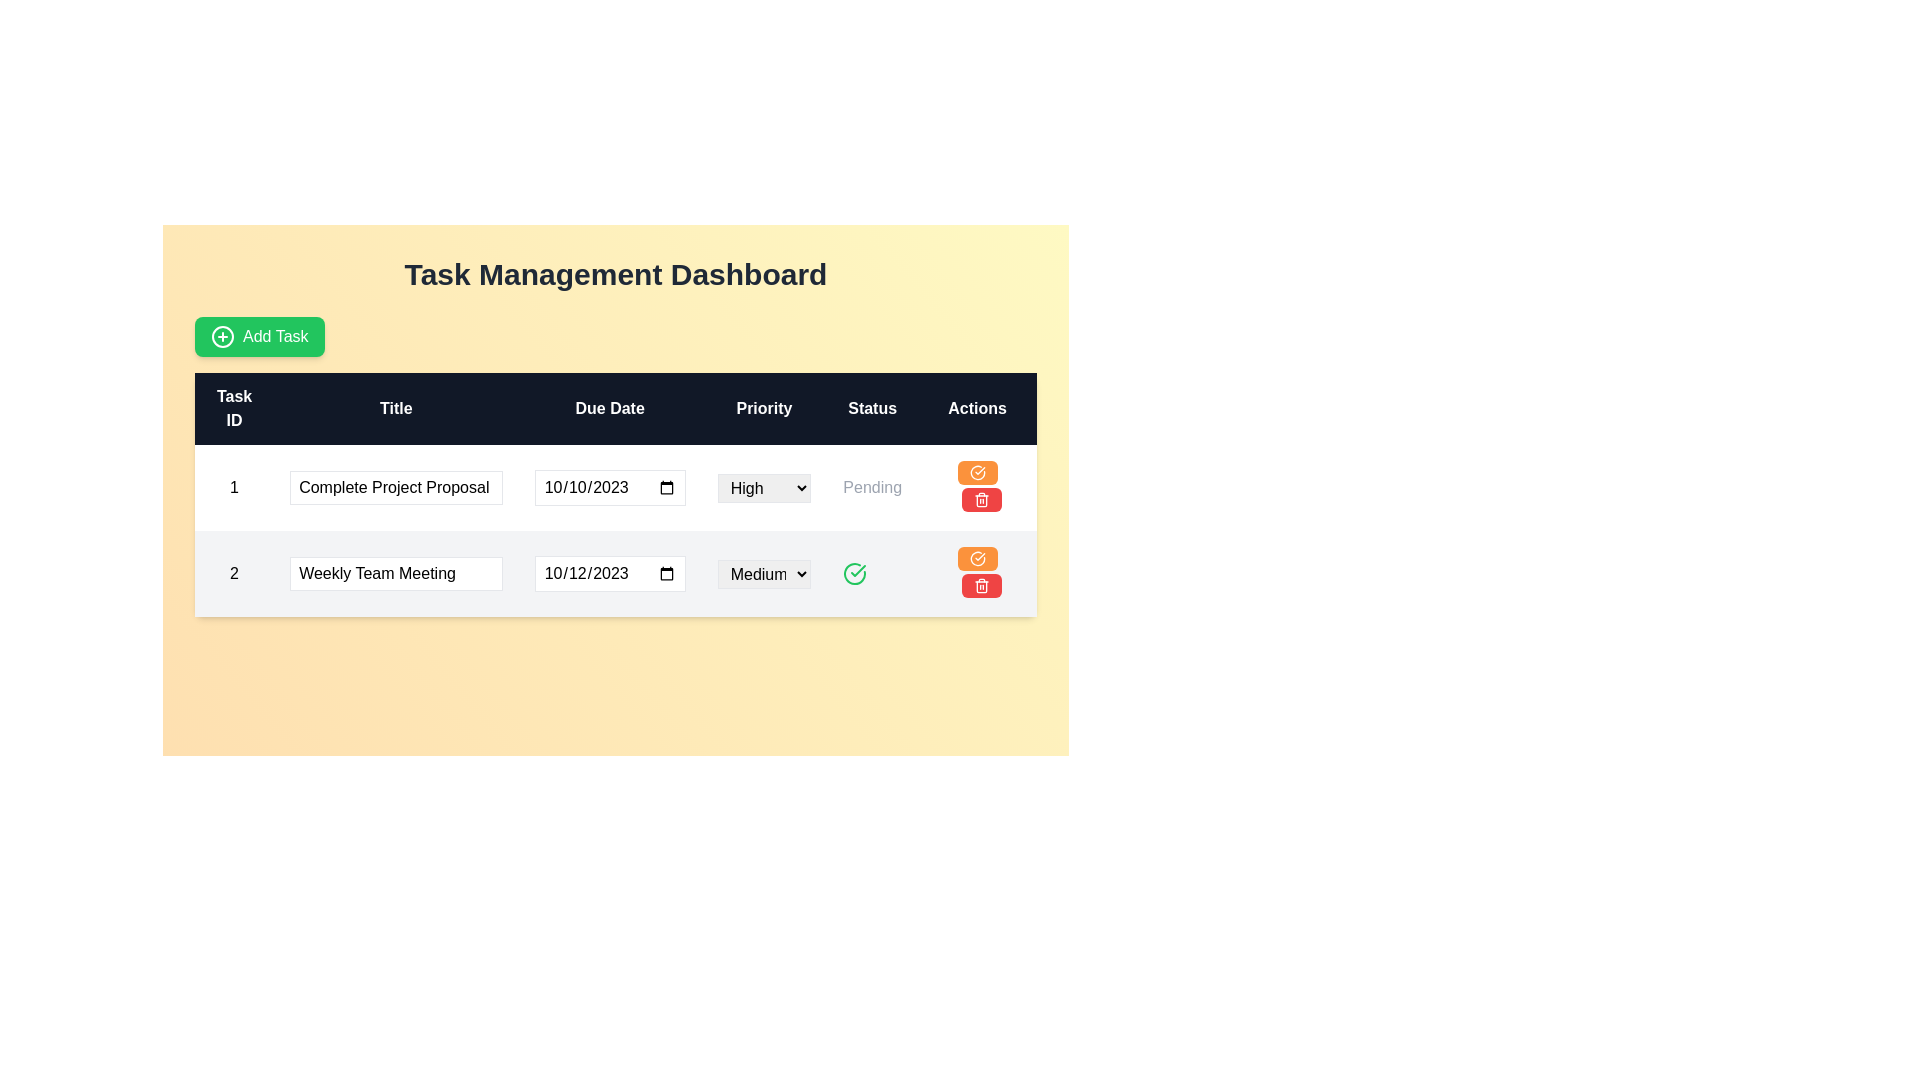 This screenshot has width=1920, height=1080. What do you see at coordinates (763, 488) in the screenshot?
I see `the 'High' dropdown menu in the 'Priority' column of the task table` at bounding box center [763, 488].